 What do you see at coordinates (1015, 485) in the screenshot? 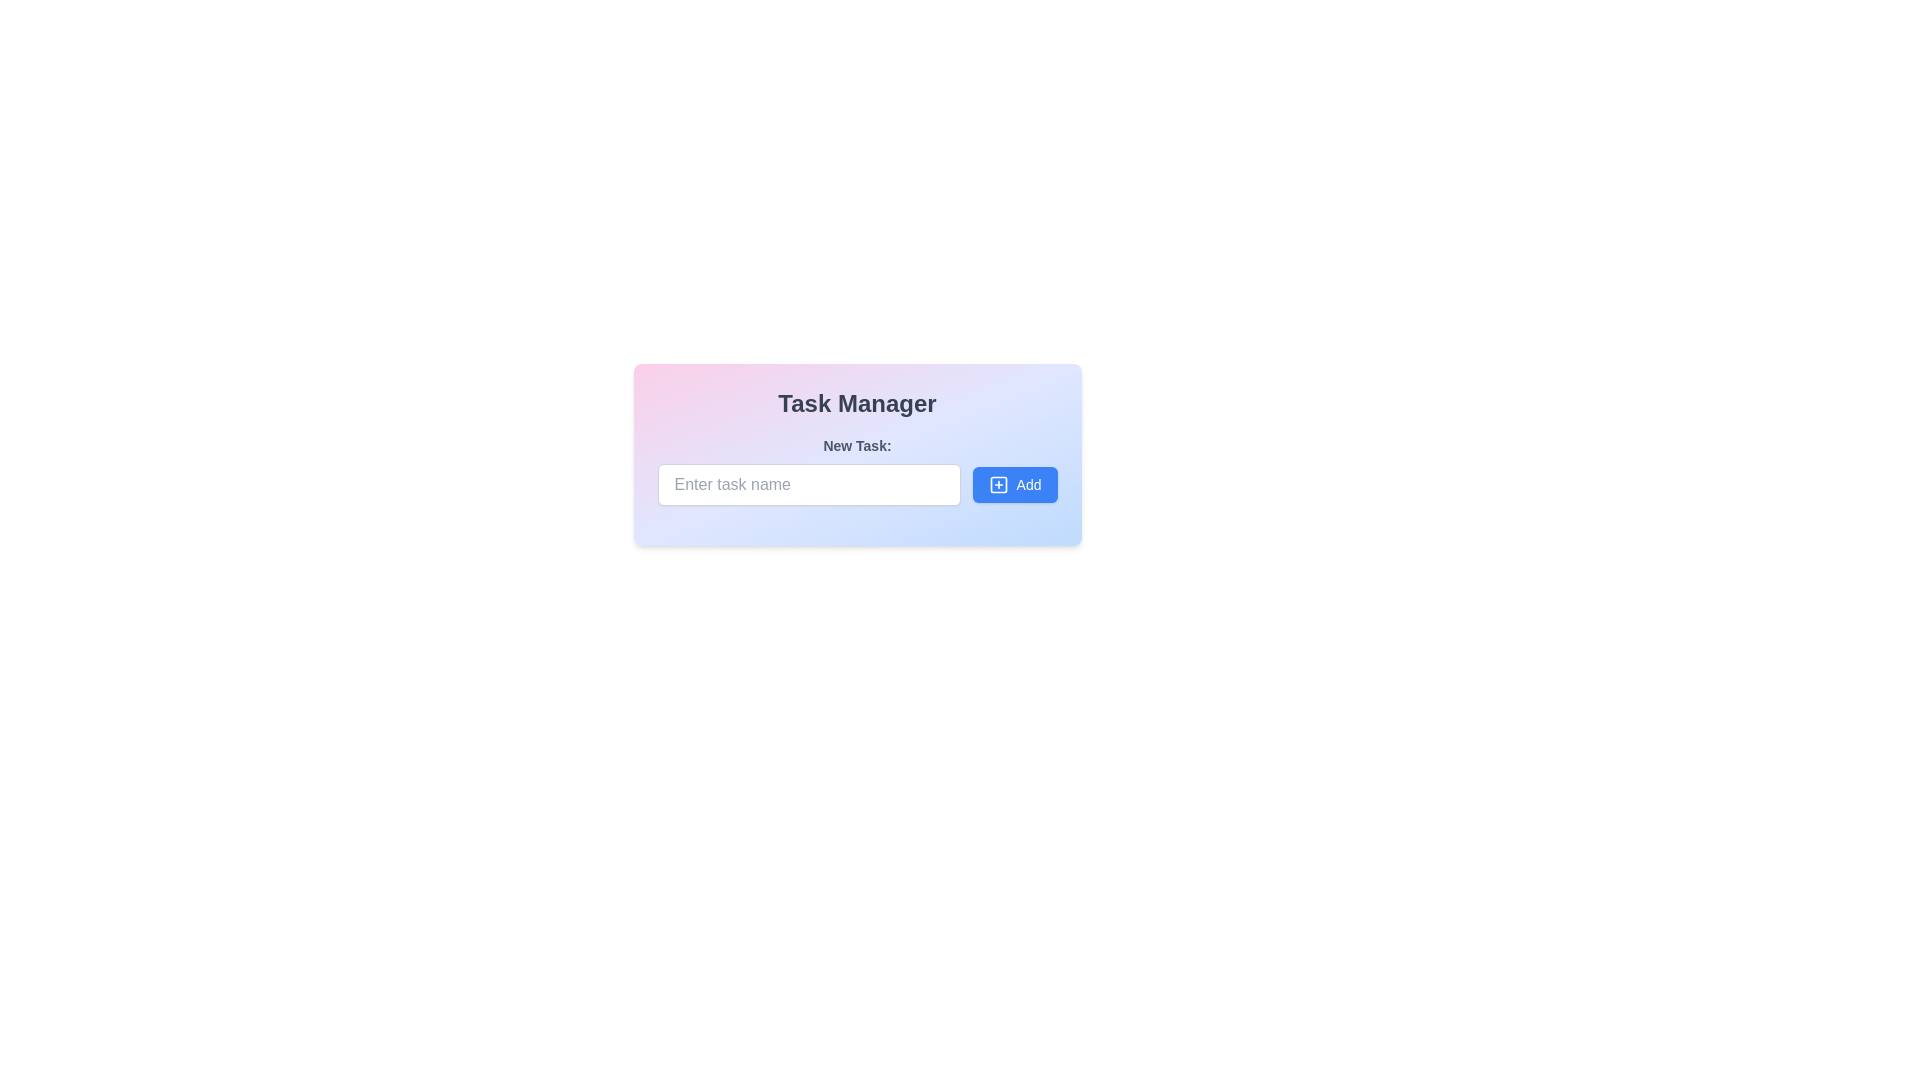
I see `the rectangular blue button with a 'plus' icon and 'Add' text` at bounding box center [1015, 485].